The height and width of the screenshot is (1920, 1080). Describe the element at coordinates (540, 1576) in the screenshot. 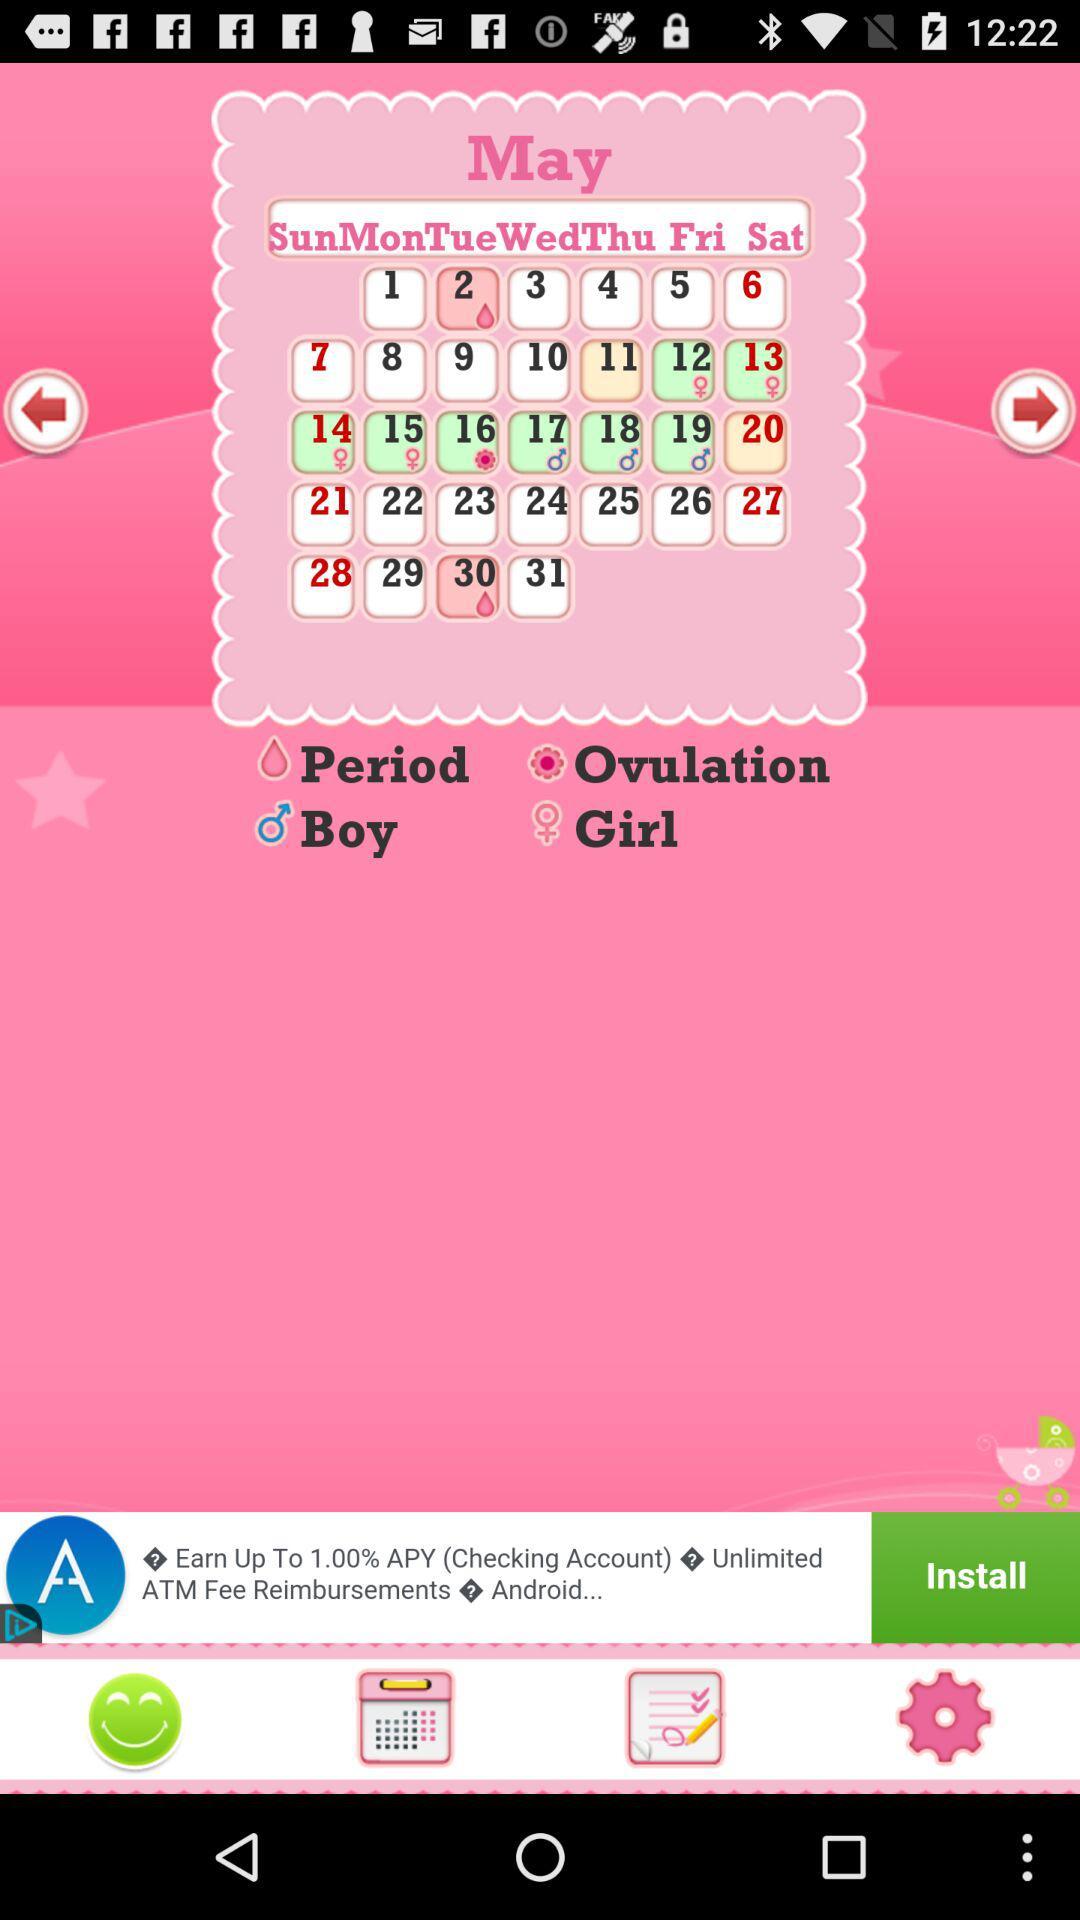

I see `advertisement banner` at that location.